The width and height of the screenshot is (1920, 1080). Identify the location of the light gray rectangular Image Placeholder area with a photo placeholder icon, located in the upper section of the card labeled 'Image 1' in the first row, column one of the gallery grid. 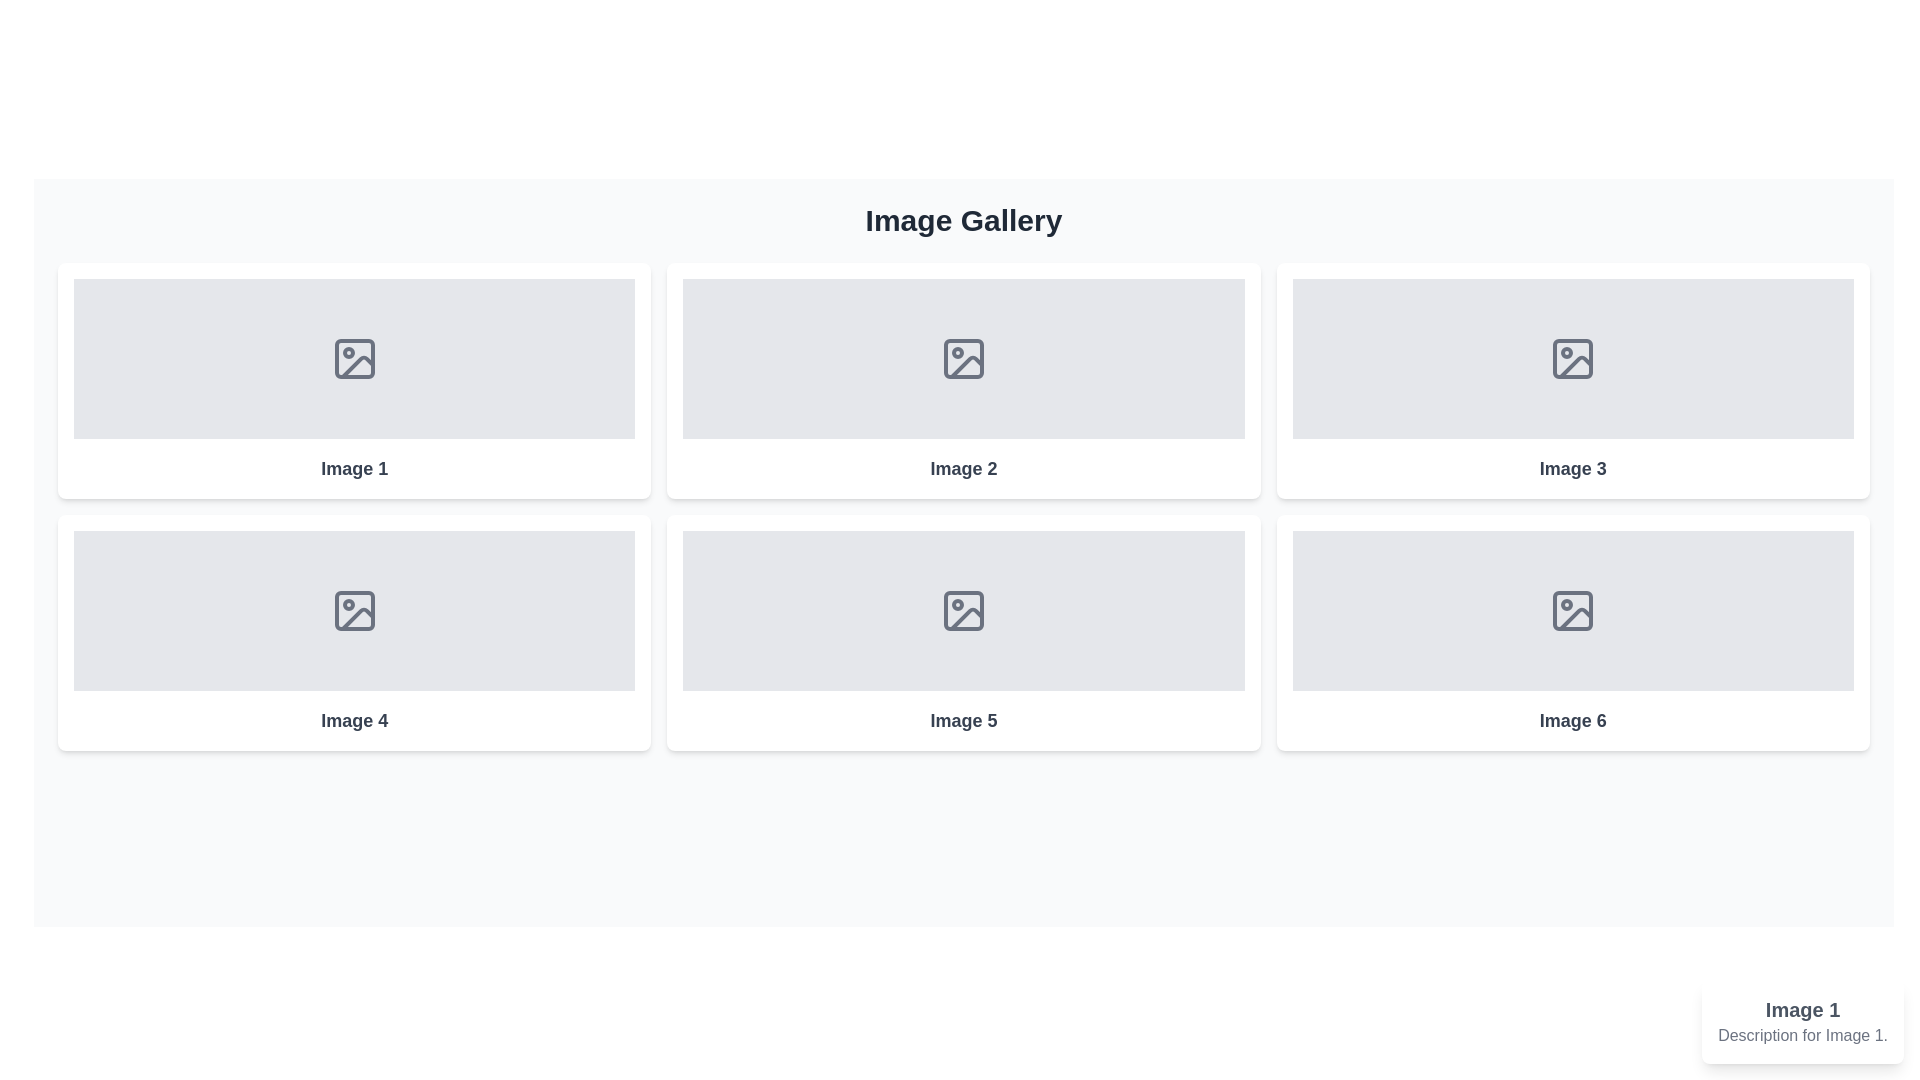
(354, 357).